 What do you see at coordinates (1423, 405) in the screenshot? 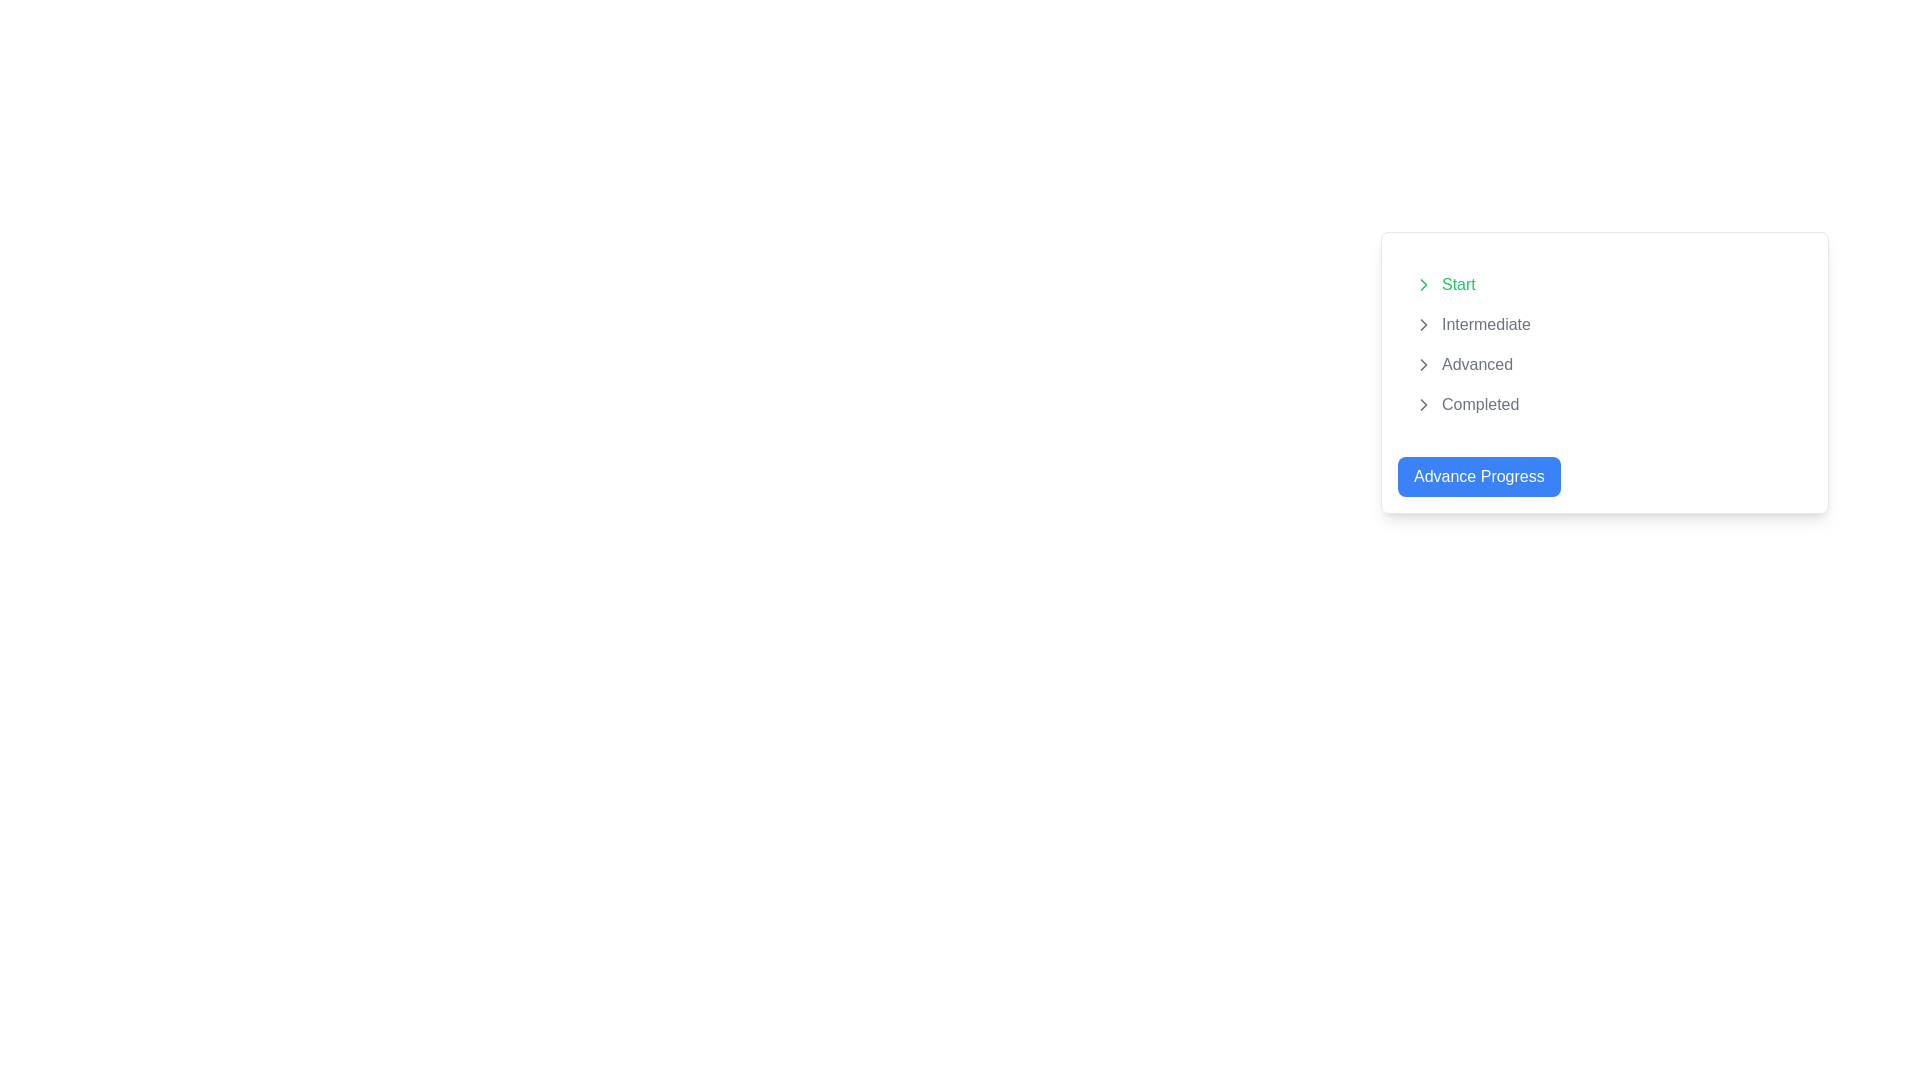
I see `the rightward-pointing chevron arrow icon located to the left of the 'Start' text item` at bounding box center [1423, 405].